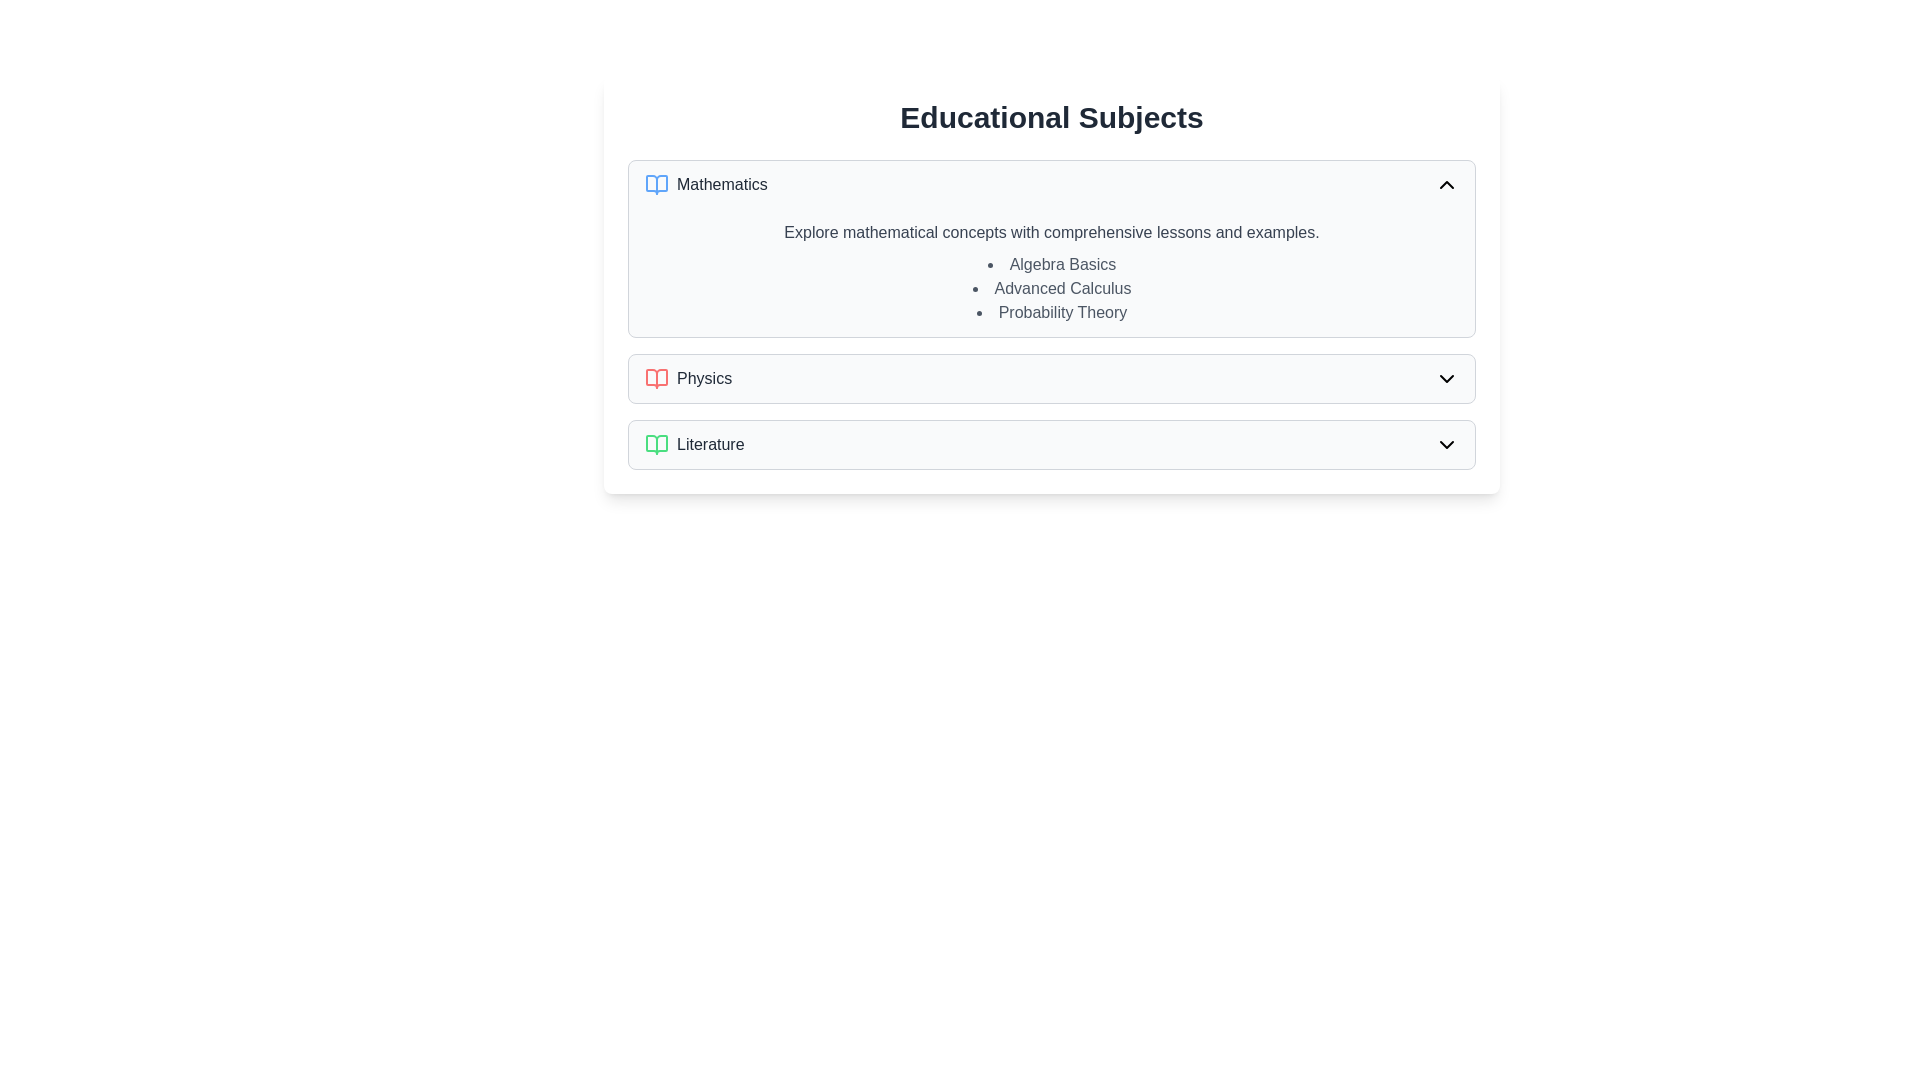 The image size is (1920, 1080). What do you see at coordinates (1050, 264) in the screenshot?
I see `the textual label 'Algebra Basics' which is the first item in the bullet-point list under the 'Mathematics' section` at bounding box center [1050, 264].